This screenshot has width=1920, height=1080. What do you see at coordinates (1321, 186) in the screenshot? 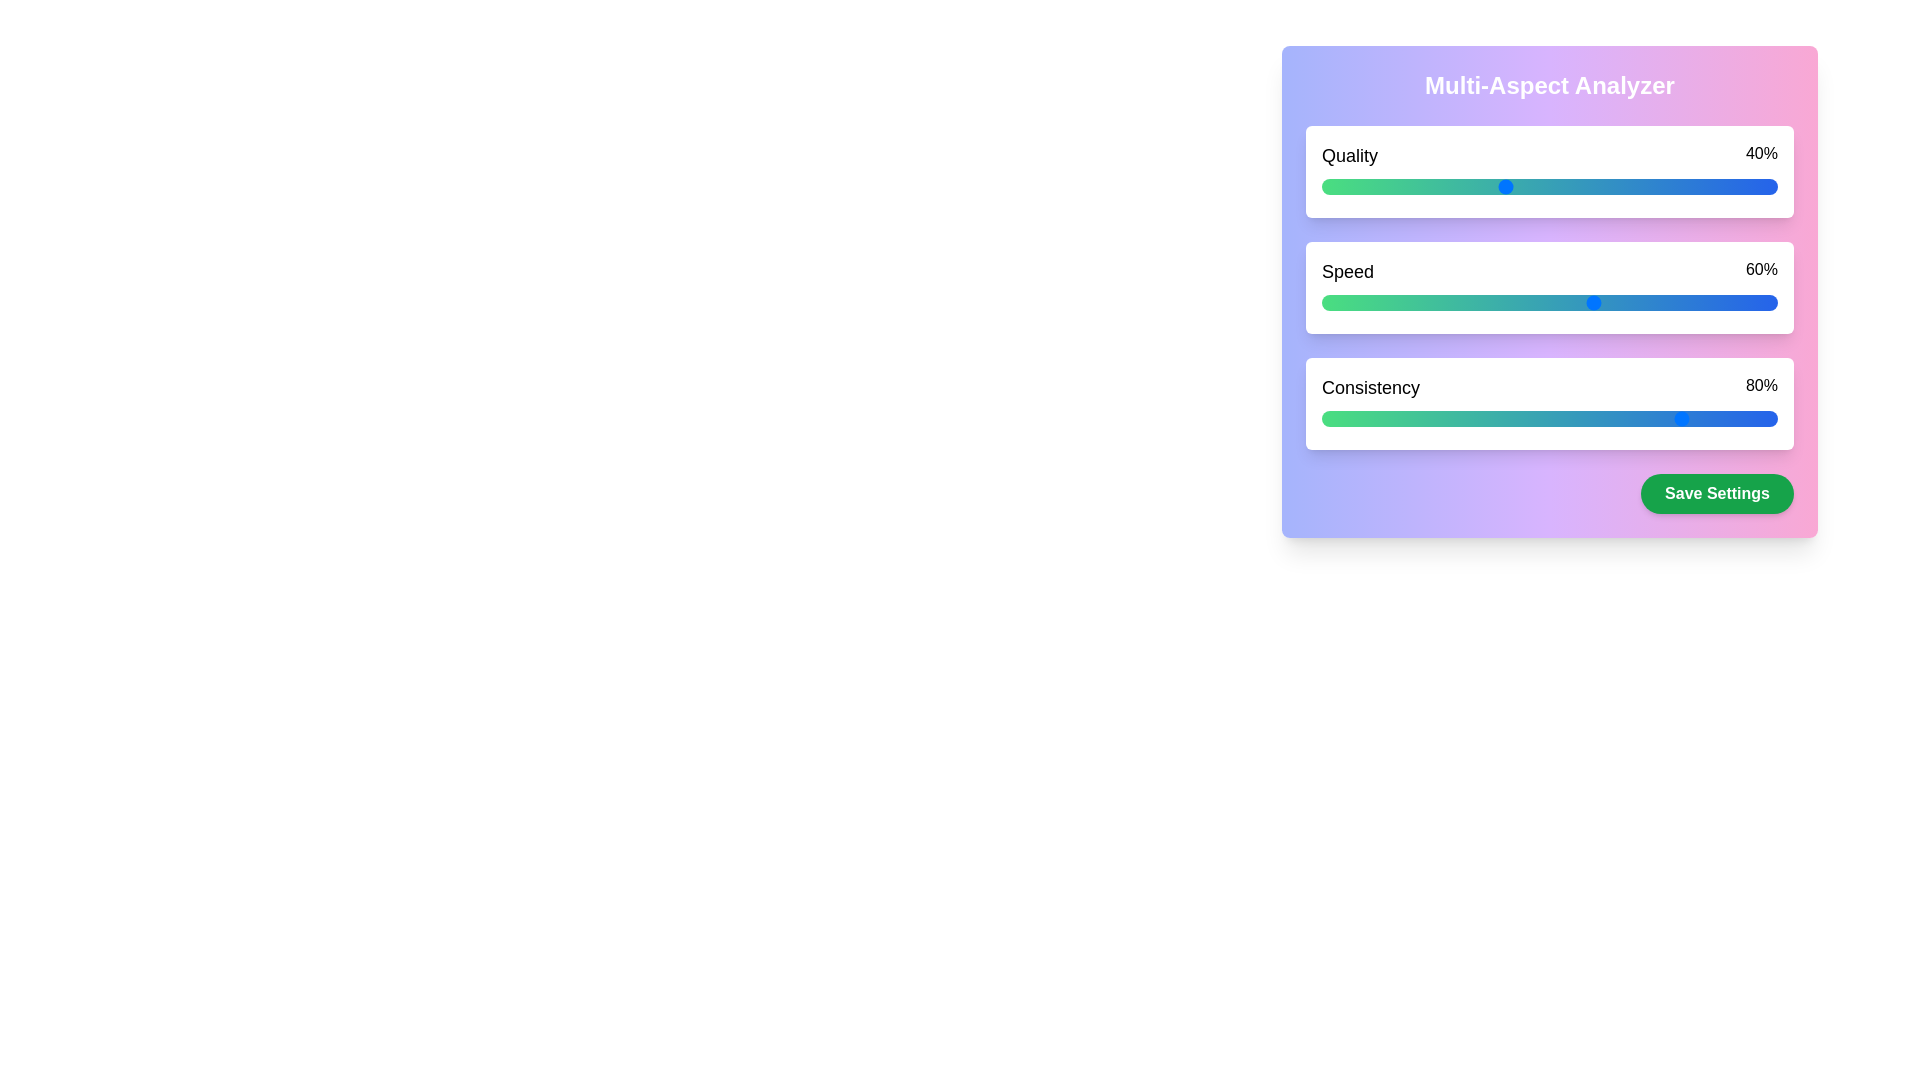
I see `quality` at bounding box center [1321, 186].